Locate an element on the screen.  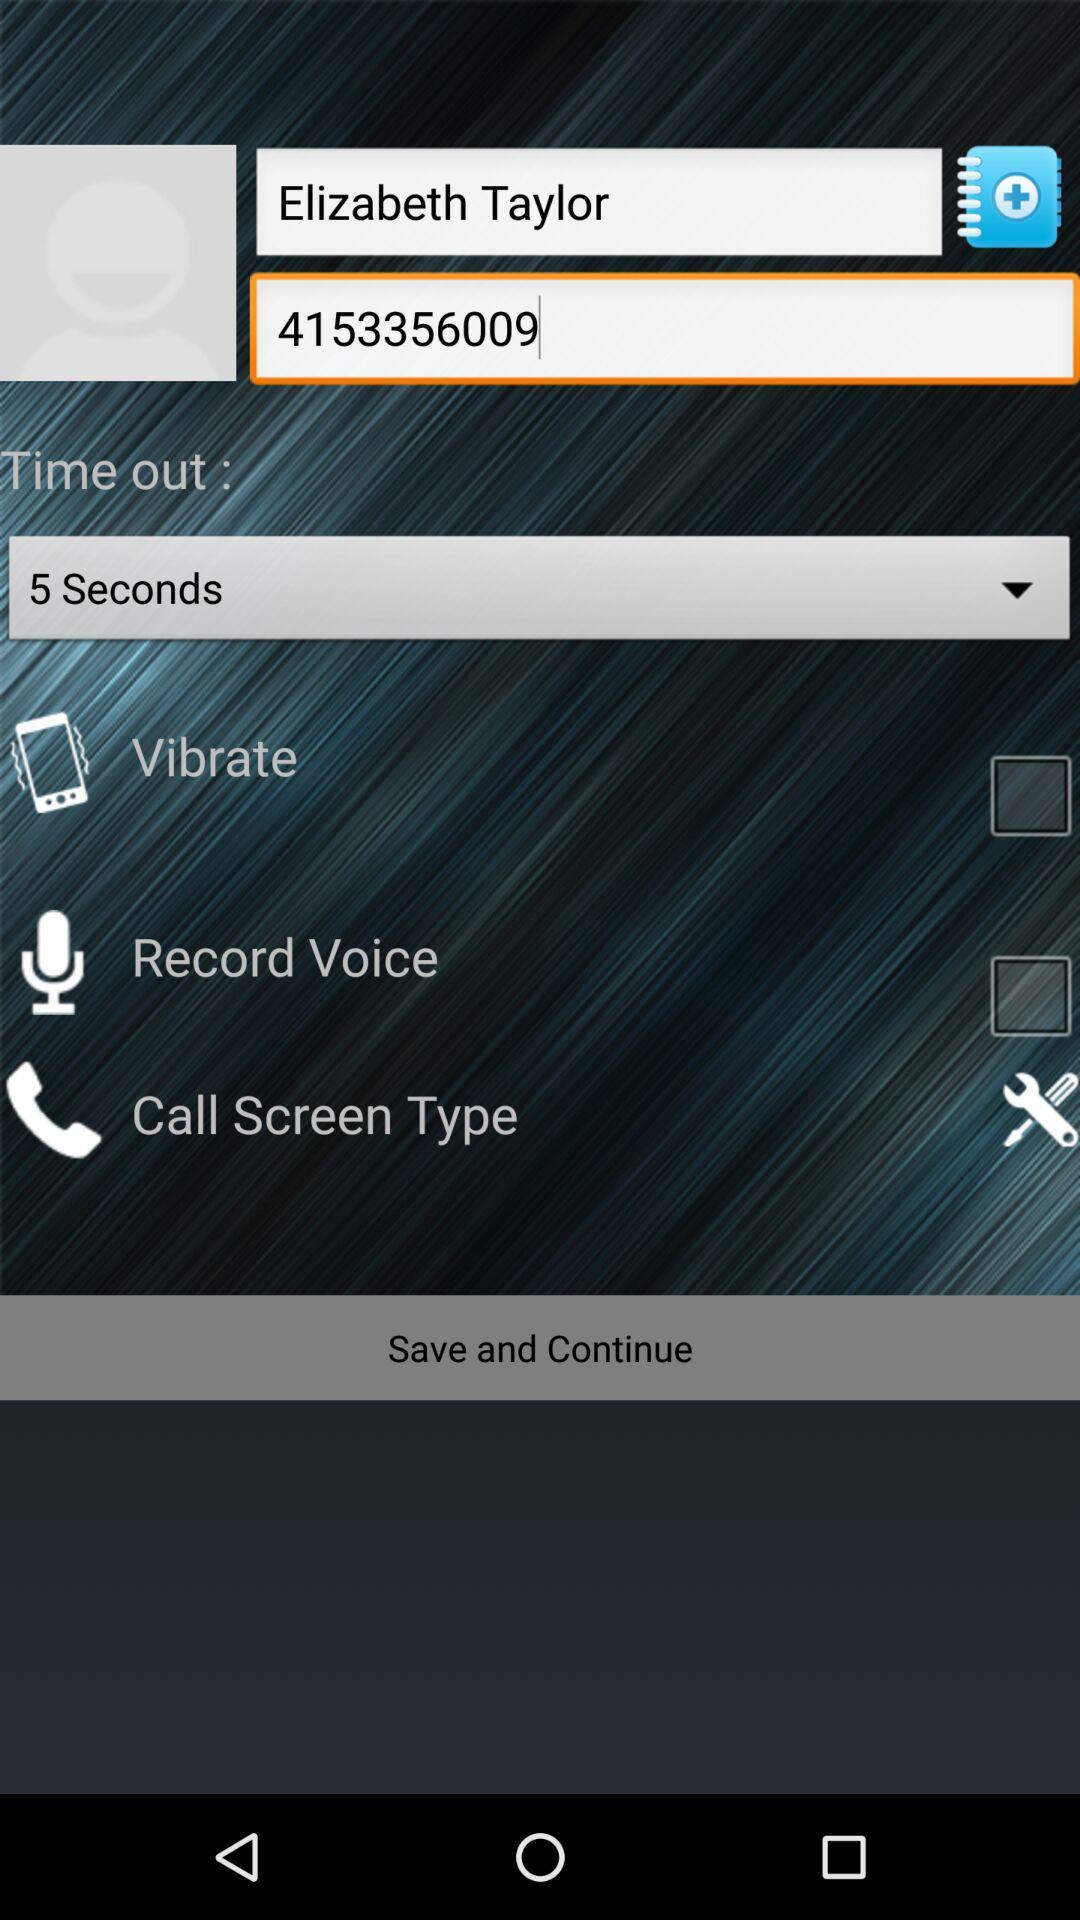
profile photo is located at coordinates (118, 261).